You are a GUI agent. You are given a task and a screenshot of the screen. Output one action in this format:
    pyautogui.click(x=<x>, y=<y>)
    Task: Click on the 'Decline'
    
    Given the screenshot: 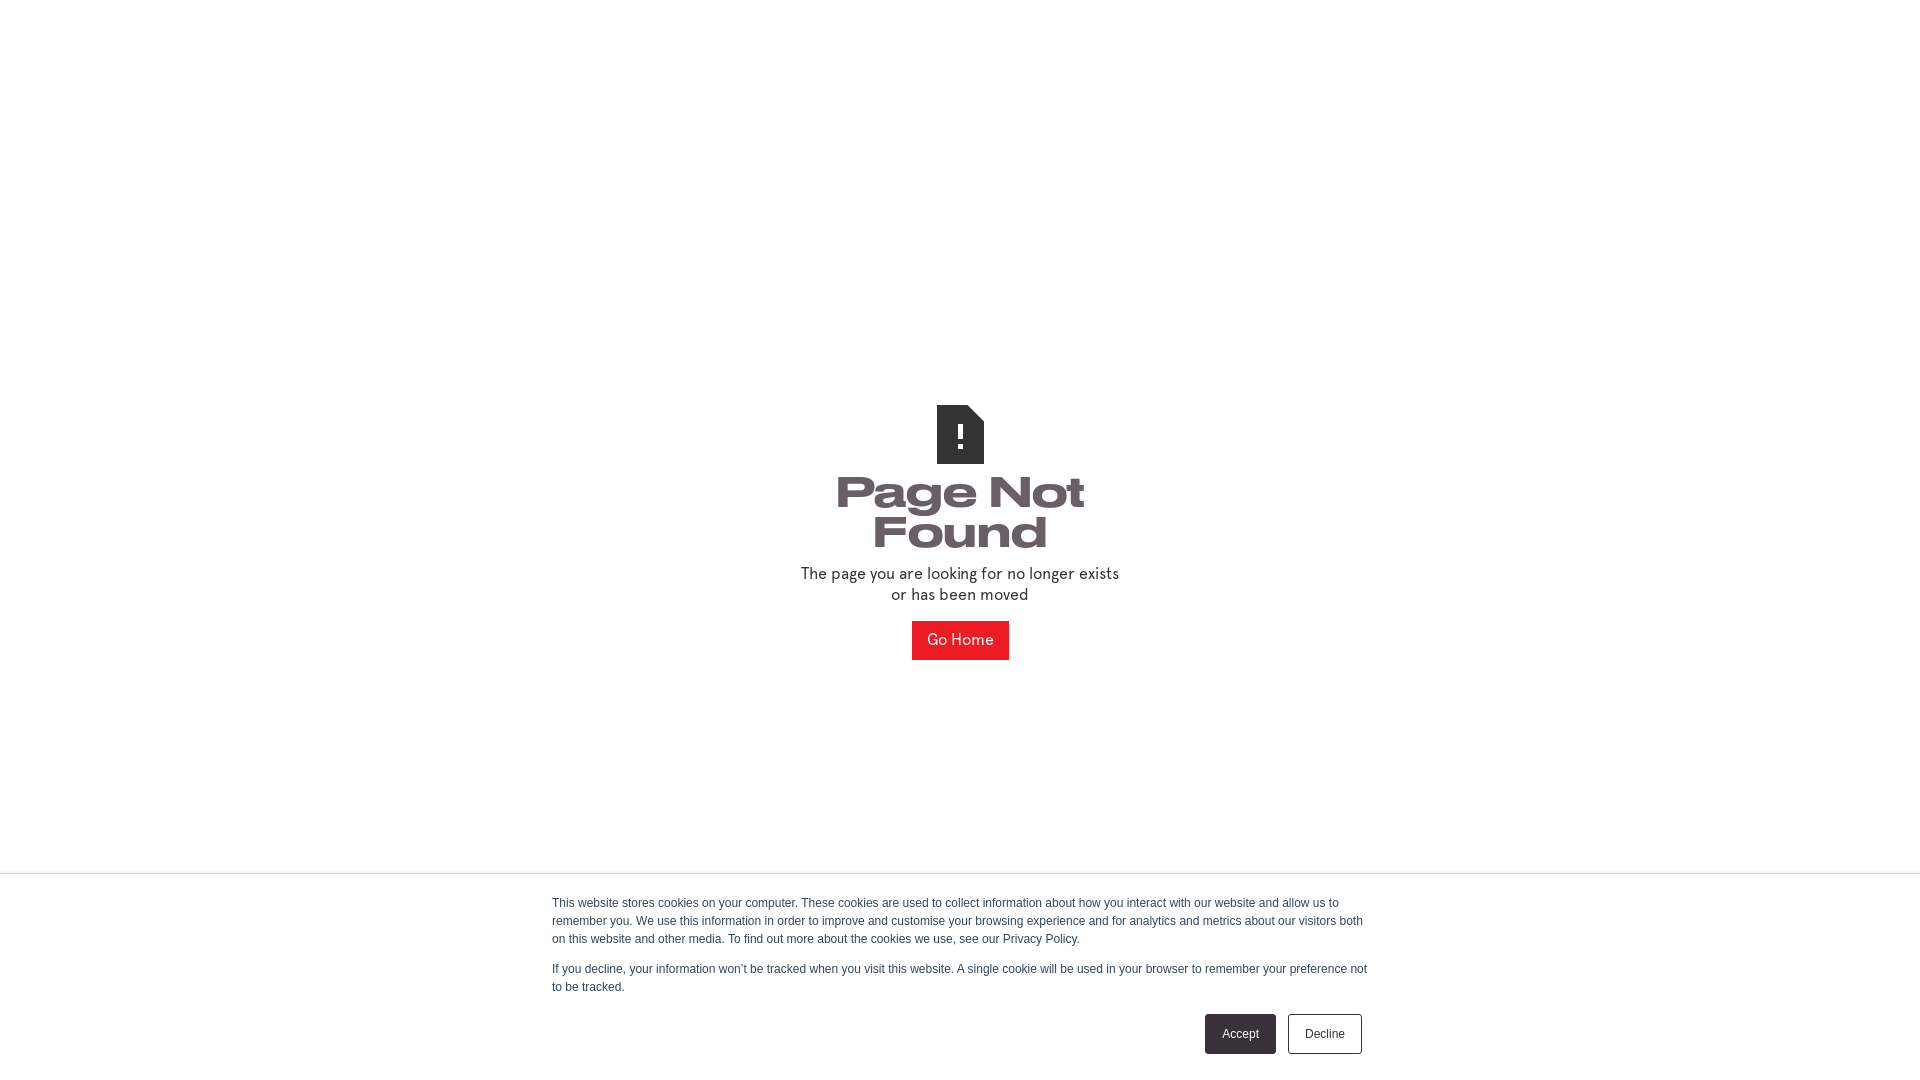 What is the action you would take?
    pyautogui.click(x=1324, y=1033)
    